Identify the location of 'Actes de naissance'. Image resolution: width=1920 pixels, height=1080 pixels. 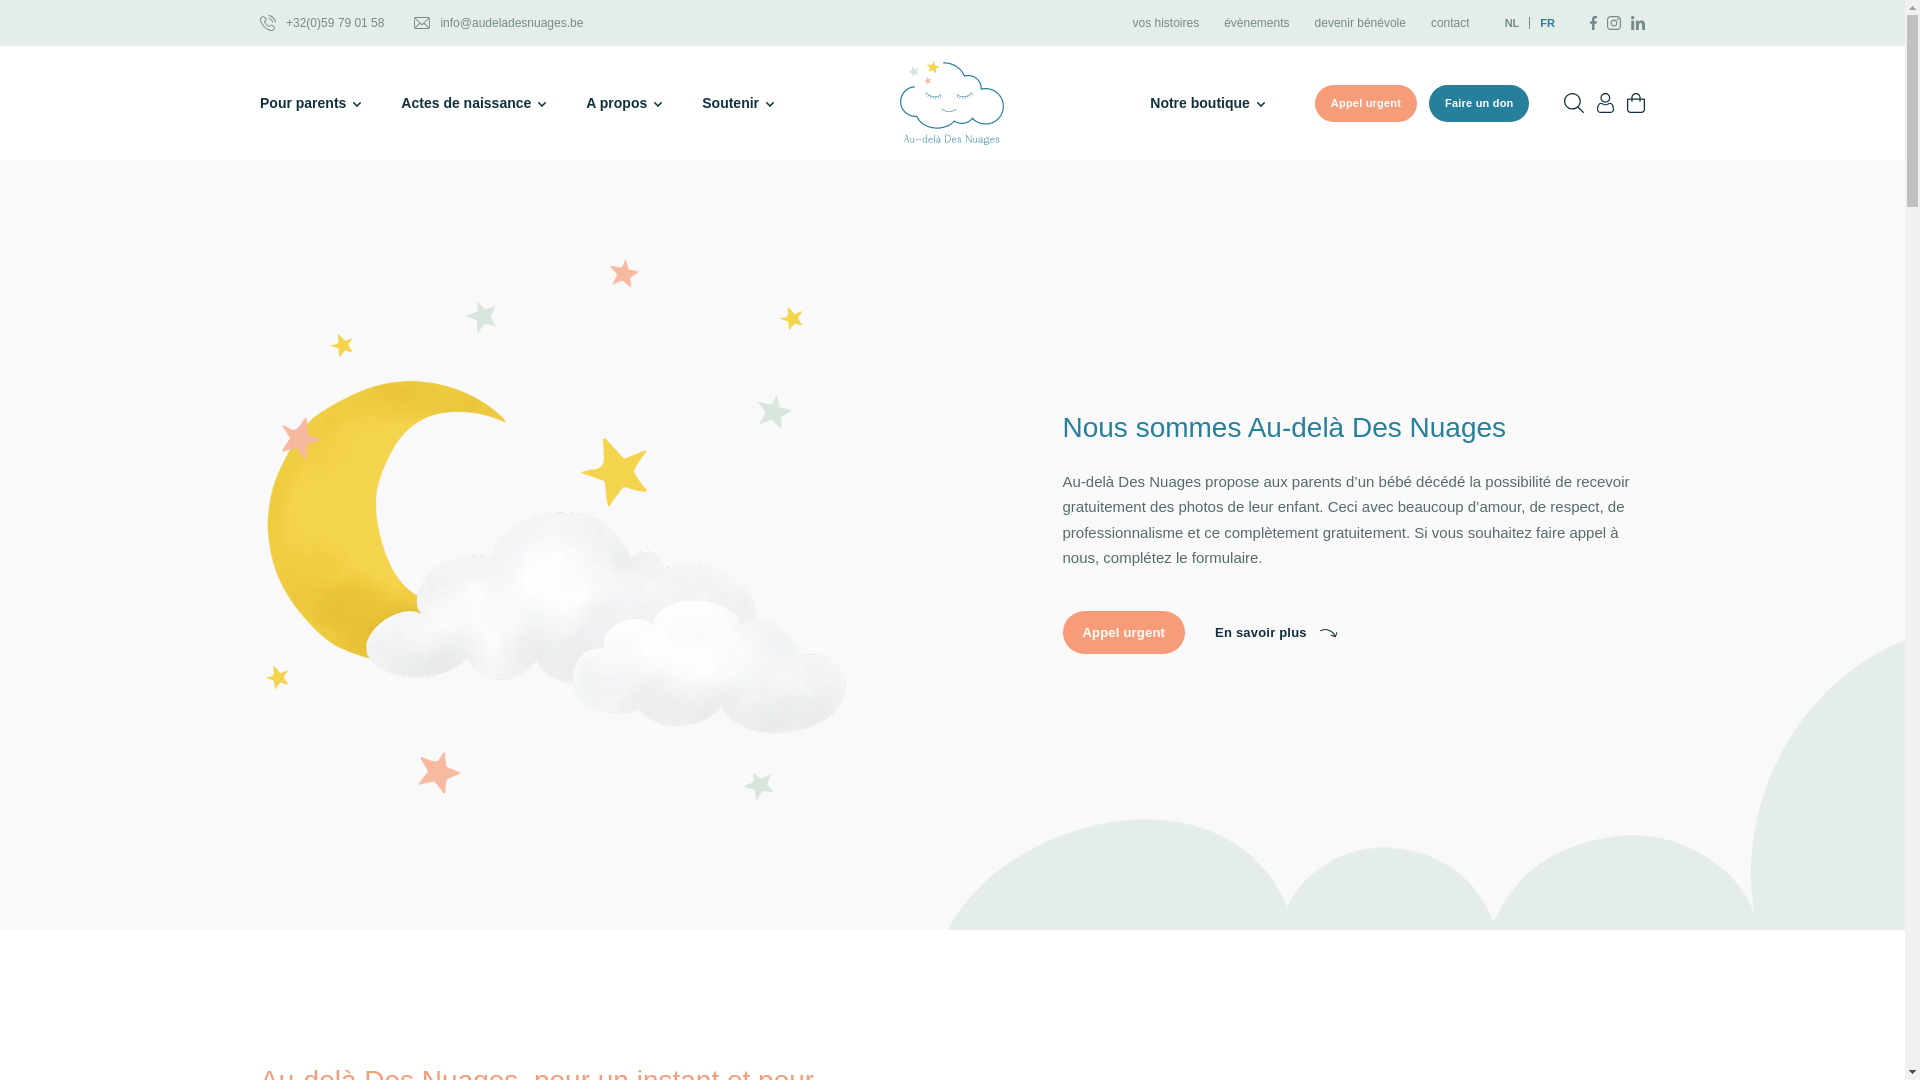
(472, 103).